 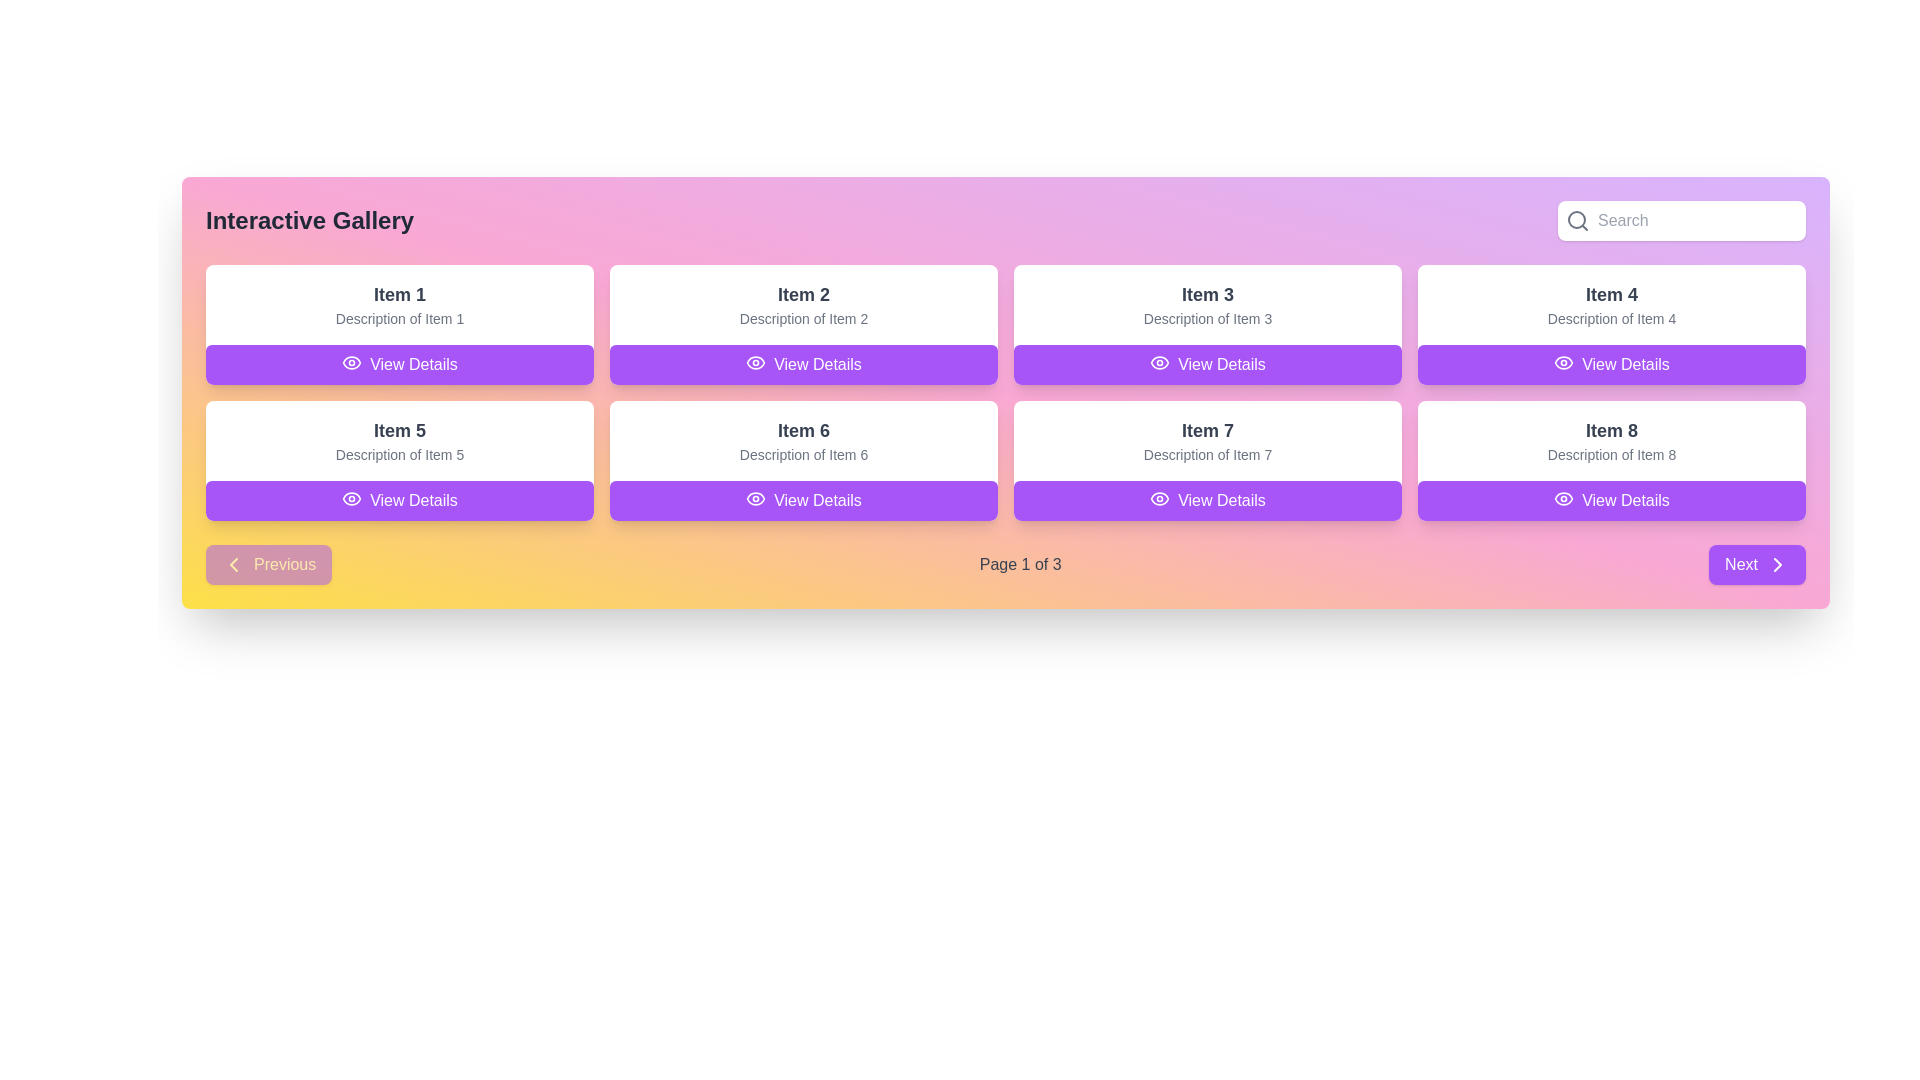 I want to click on the 'View Details' icon for the first item in the grid layout, which visually indicates that the button is associated with viewing more details, so click(x=352, y=497).